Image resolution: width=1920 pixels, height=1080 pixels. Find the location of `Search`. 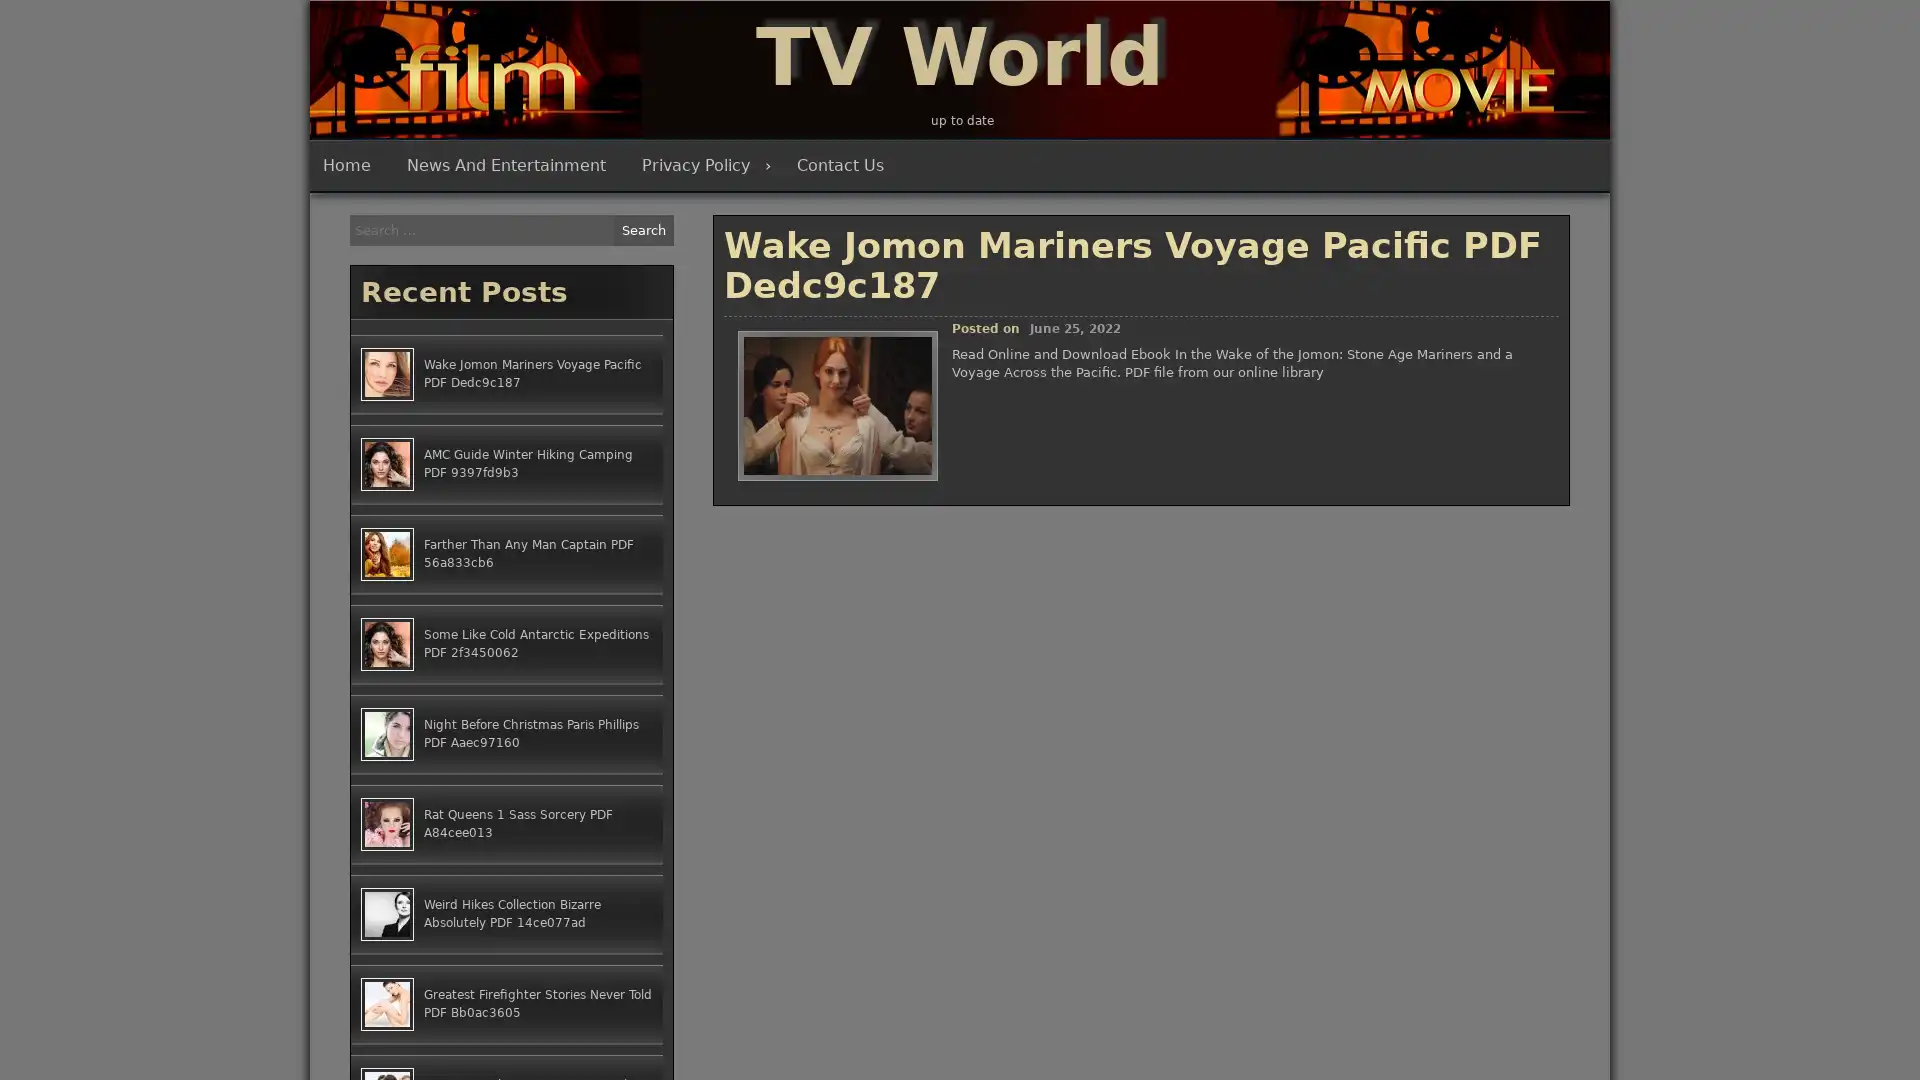

Search is located at coordinates (643, 229).